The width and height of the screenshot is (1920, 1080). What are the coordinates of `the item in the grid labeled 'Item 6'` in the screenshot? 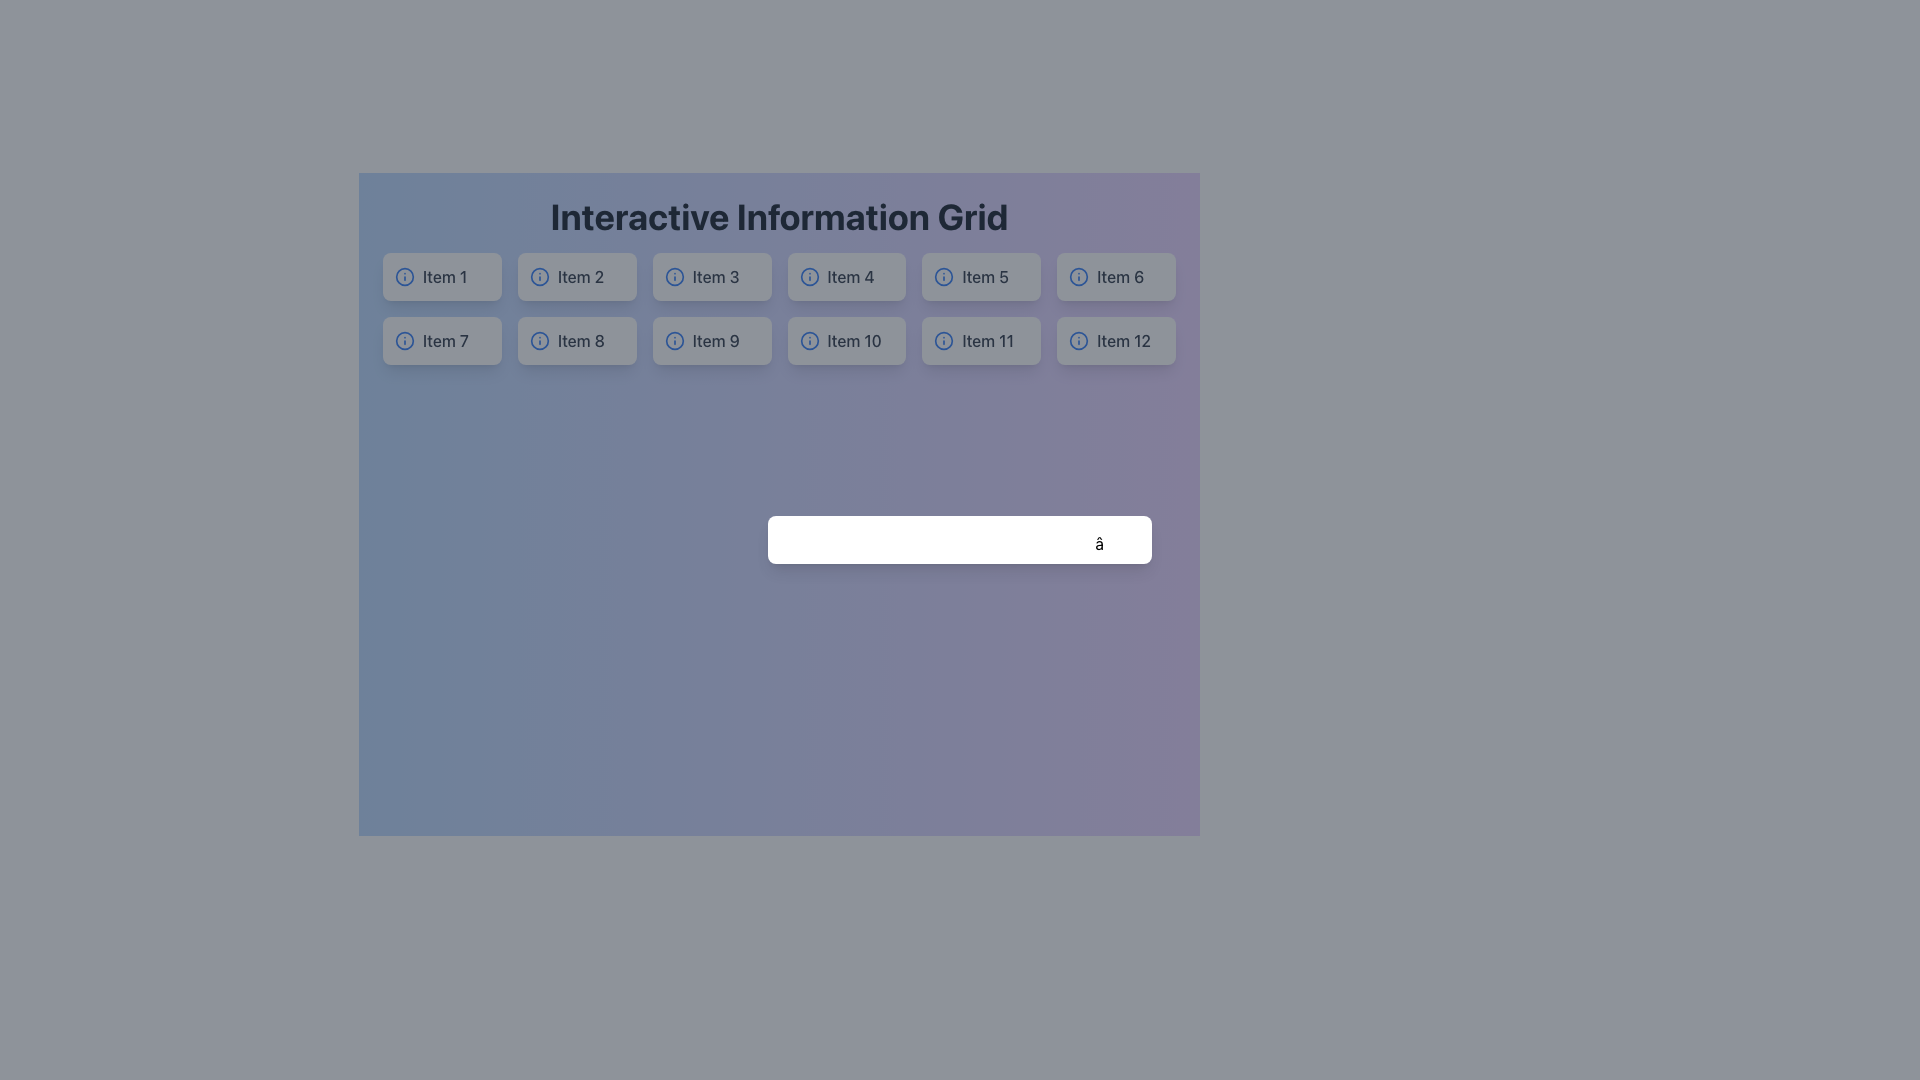 It's located at (1115, 277).